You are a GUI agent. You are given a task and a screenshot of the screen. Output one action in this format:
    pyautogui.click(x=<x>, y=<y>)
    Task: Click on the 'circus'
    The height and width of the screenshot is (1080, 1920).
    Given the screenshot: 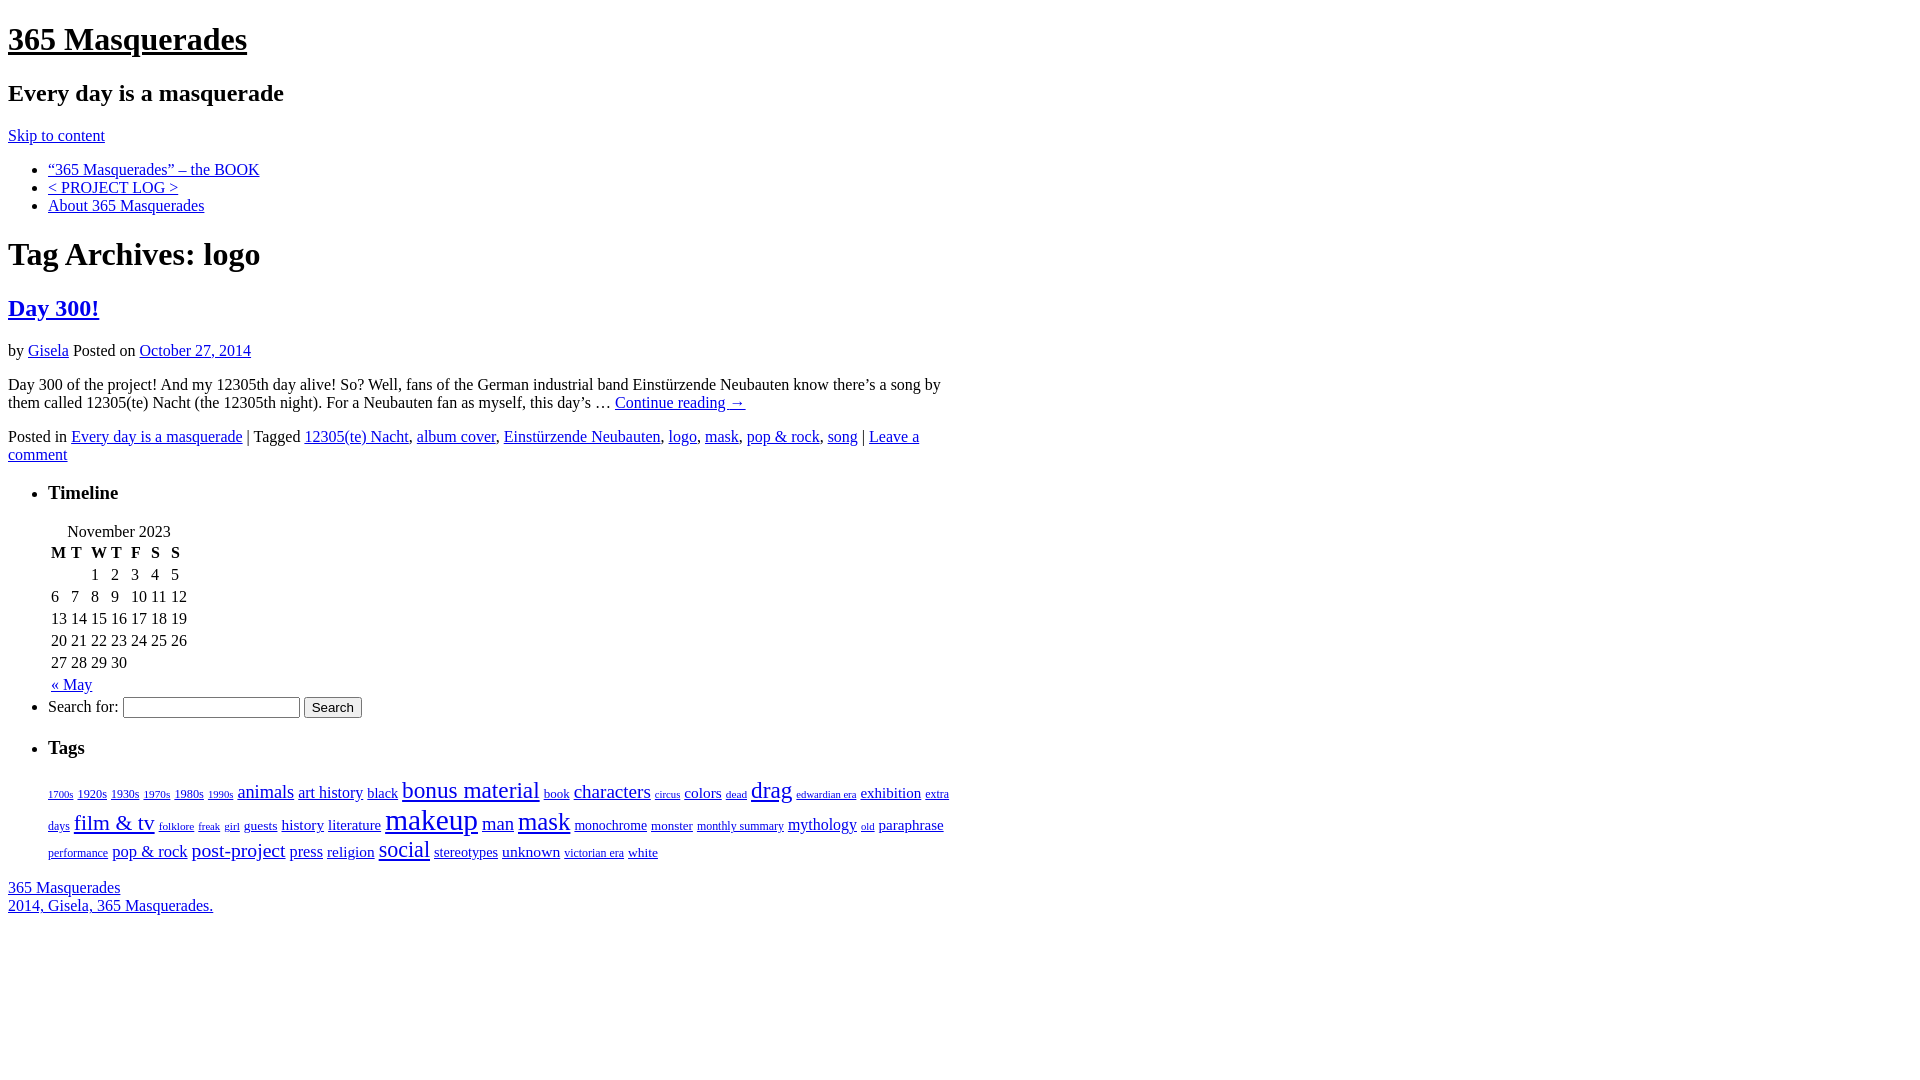 What is the action you would take?
    pyautogui.click(x=654, y=793)
    